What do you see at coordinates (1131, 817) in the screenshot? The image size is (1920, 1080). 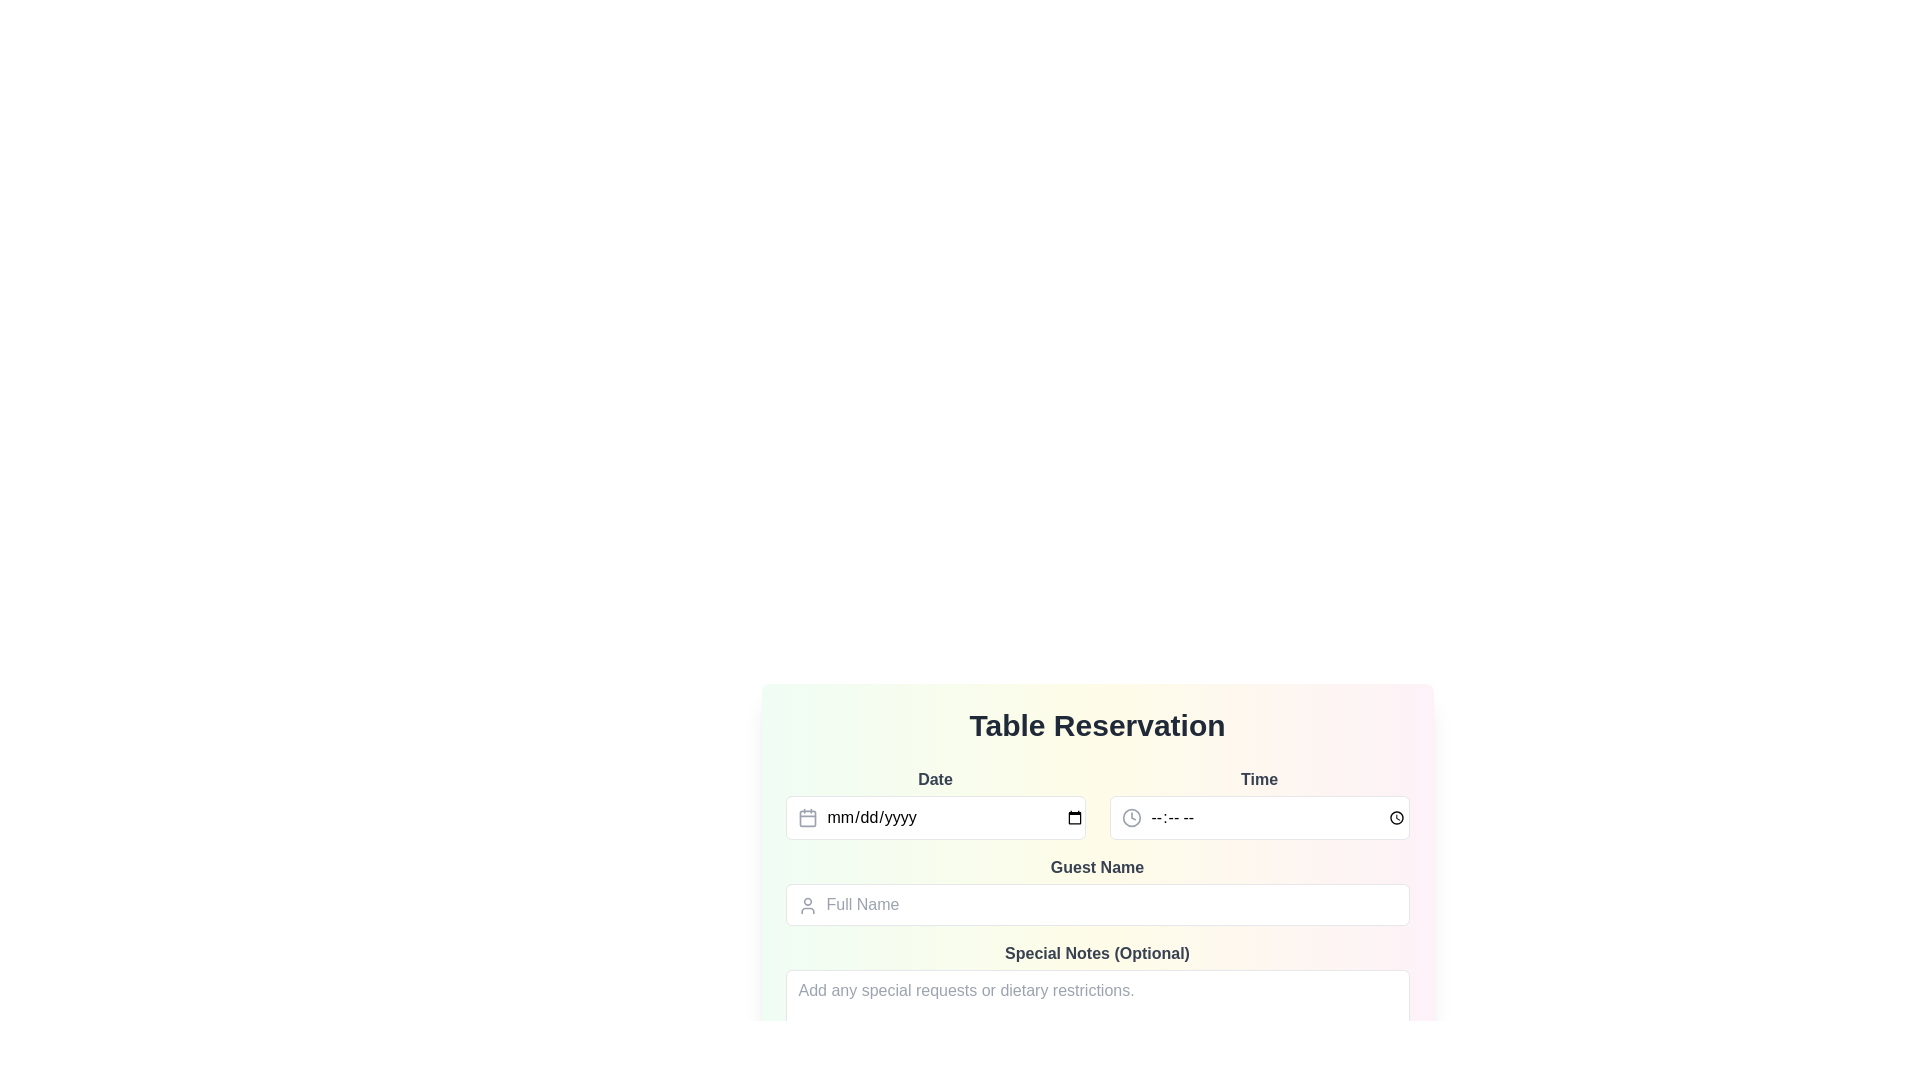 I see `the Circle element of the clock icon in the 'Time' input field of the 'Table Reservation' form, located to the left of the placeholder text '--:-- --'` at bounding box center [1131, 817].